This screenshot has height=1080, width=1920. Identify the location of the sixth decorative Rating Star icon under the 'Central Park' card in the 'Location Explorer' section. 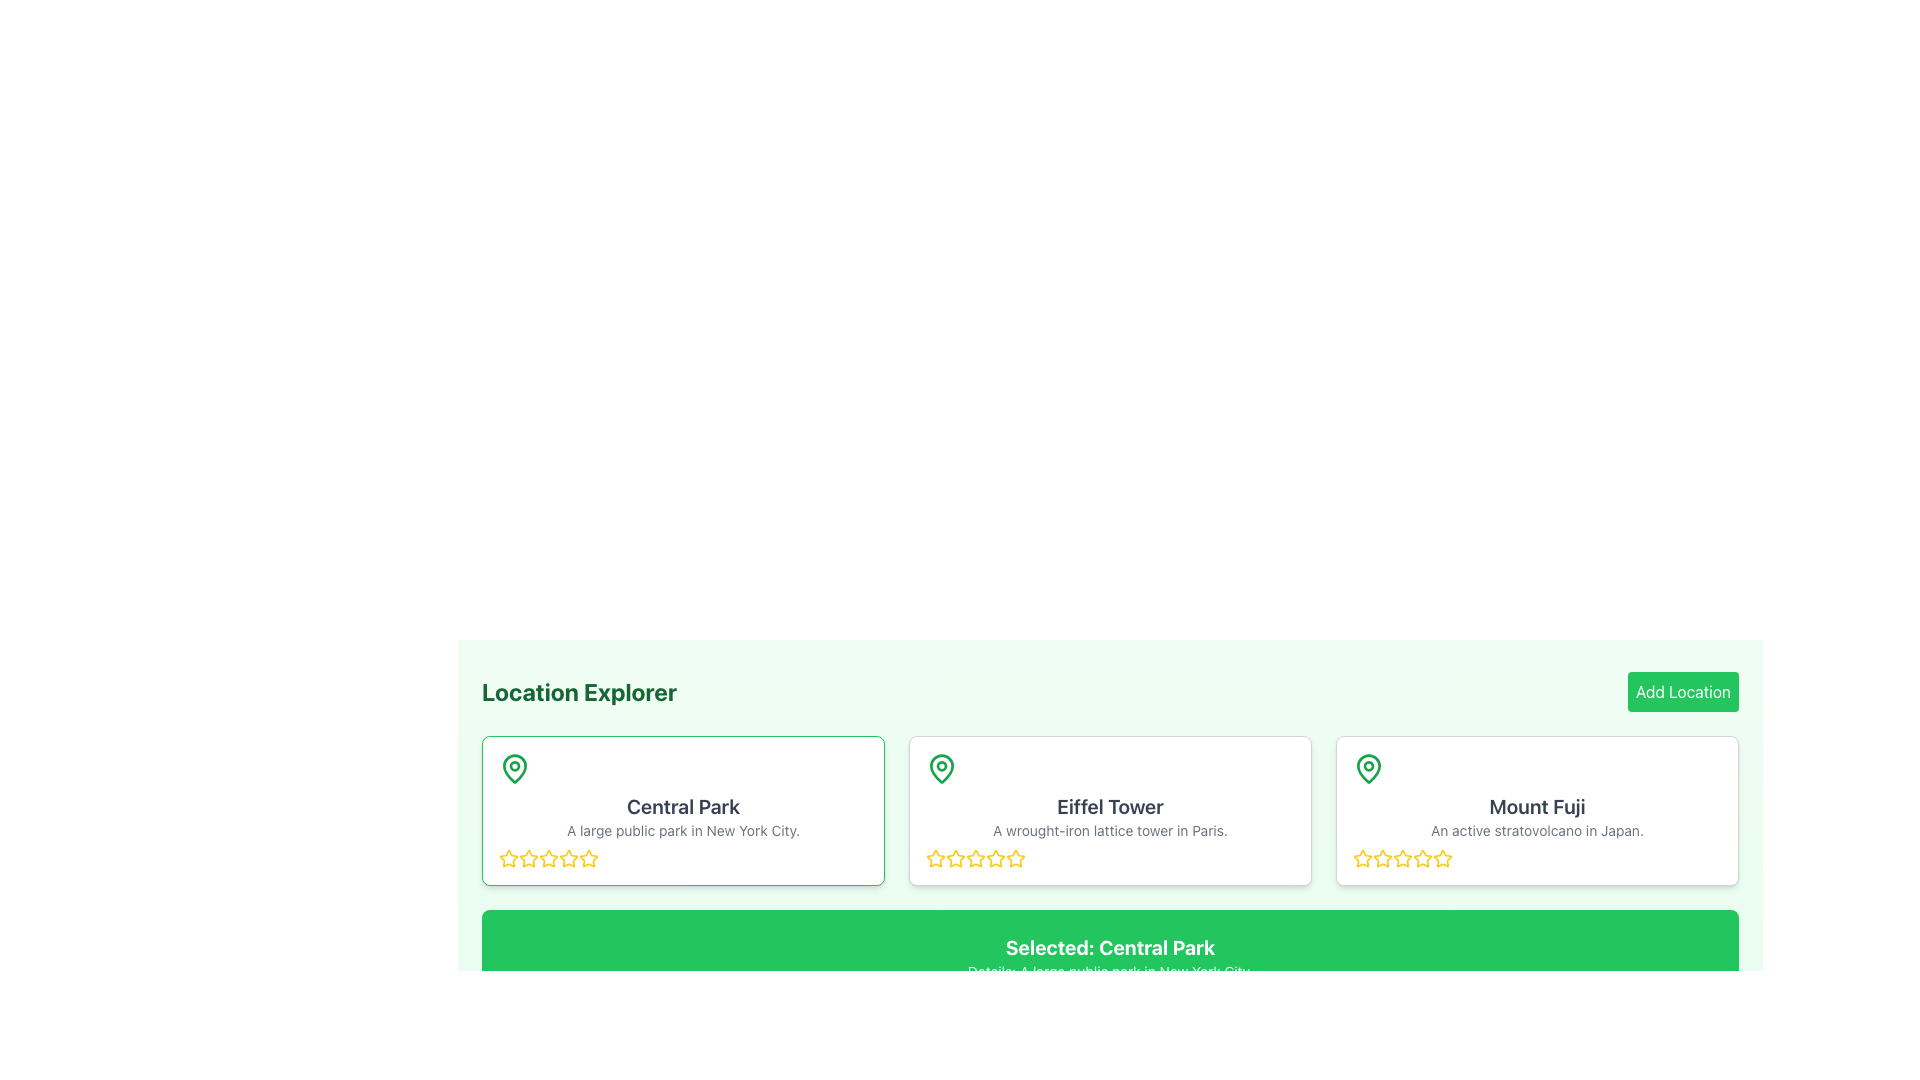
(588, 858).